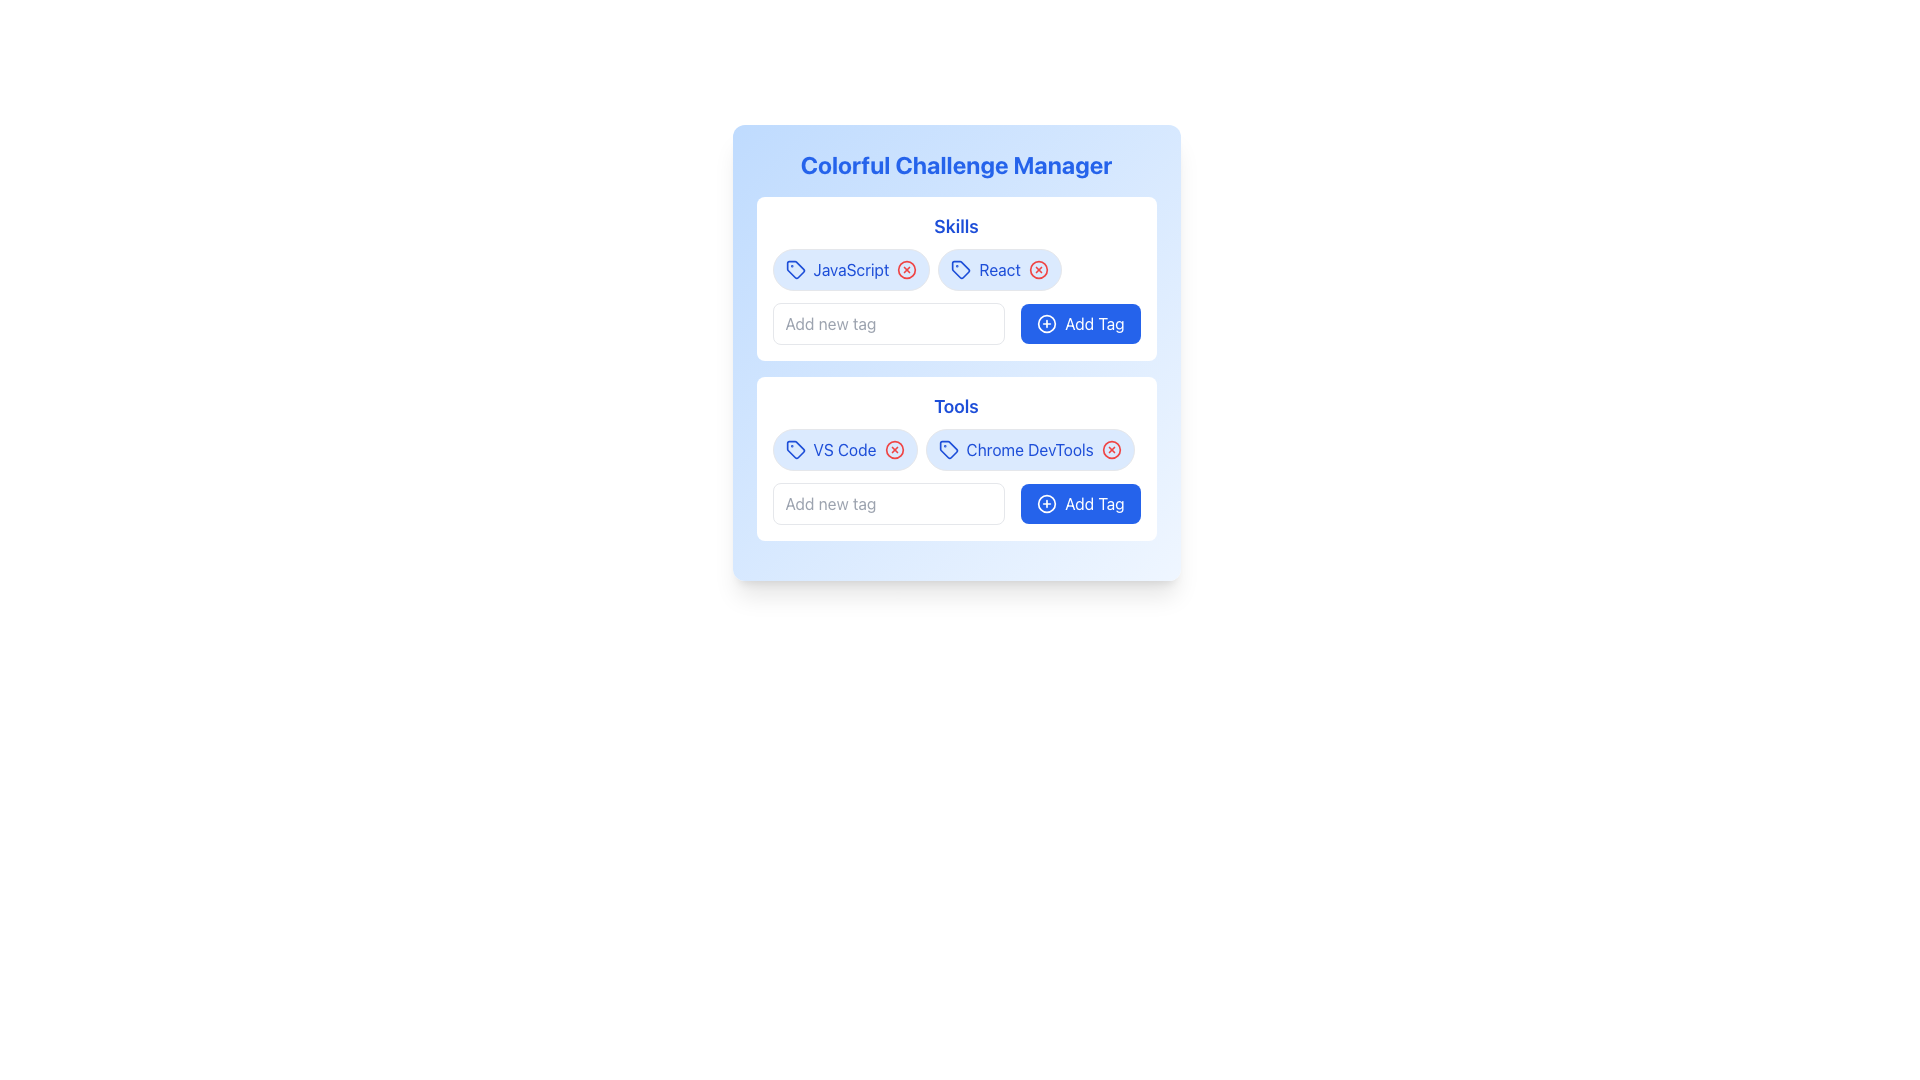 The height and width of the screenshot is (1080, 1920). Describe the element at coordinates (906, 270) in the screenshot. I see `the 'remove' button associated with the 'JavaScript' tag located on the right side of the 'JavaScript' tag within the 'Skills' section` at that location.